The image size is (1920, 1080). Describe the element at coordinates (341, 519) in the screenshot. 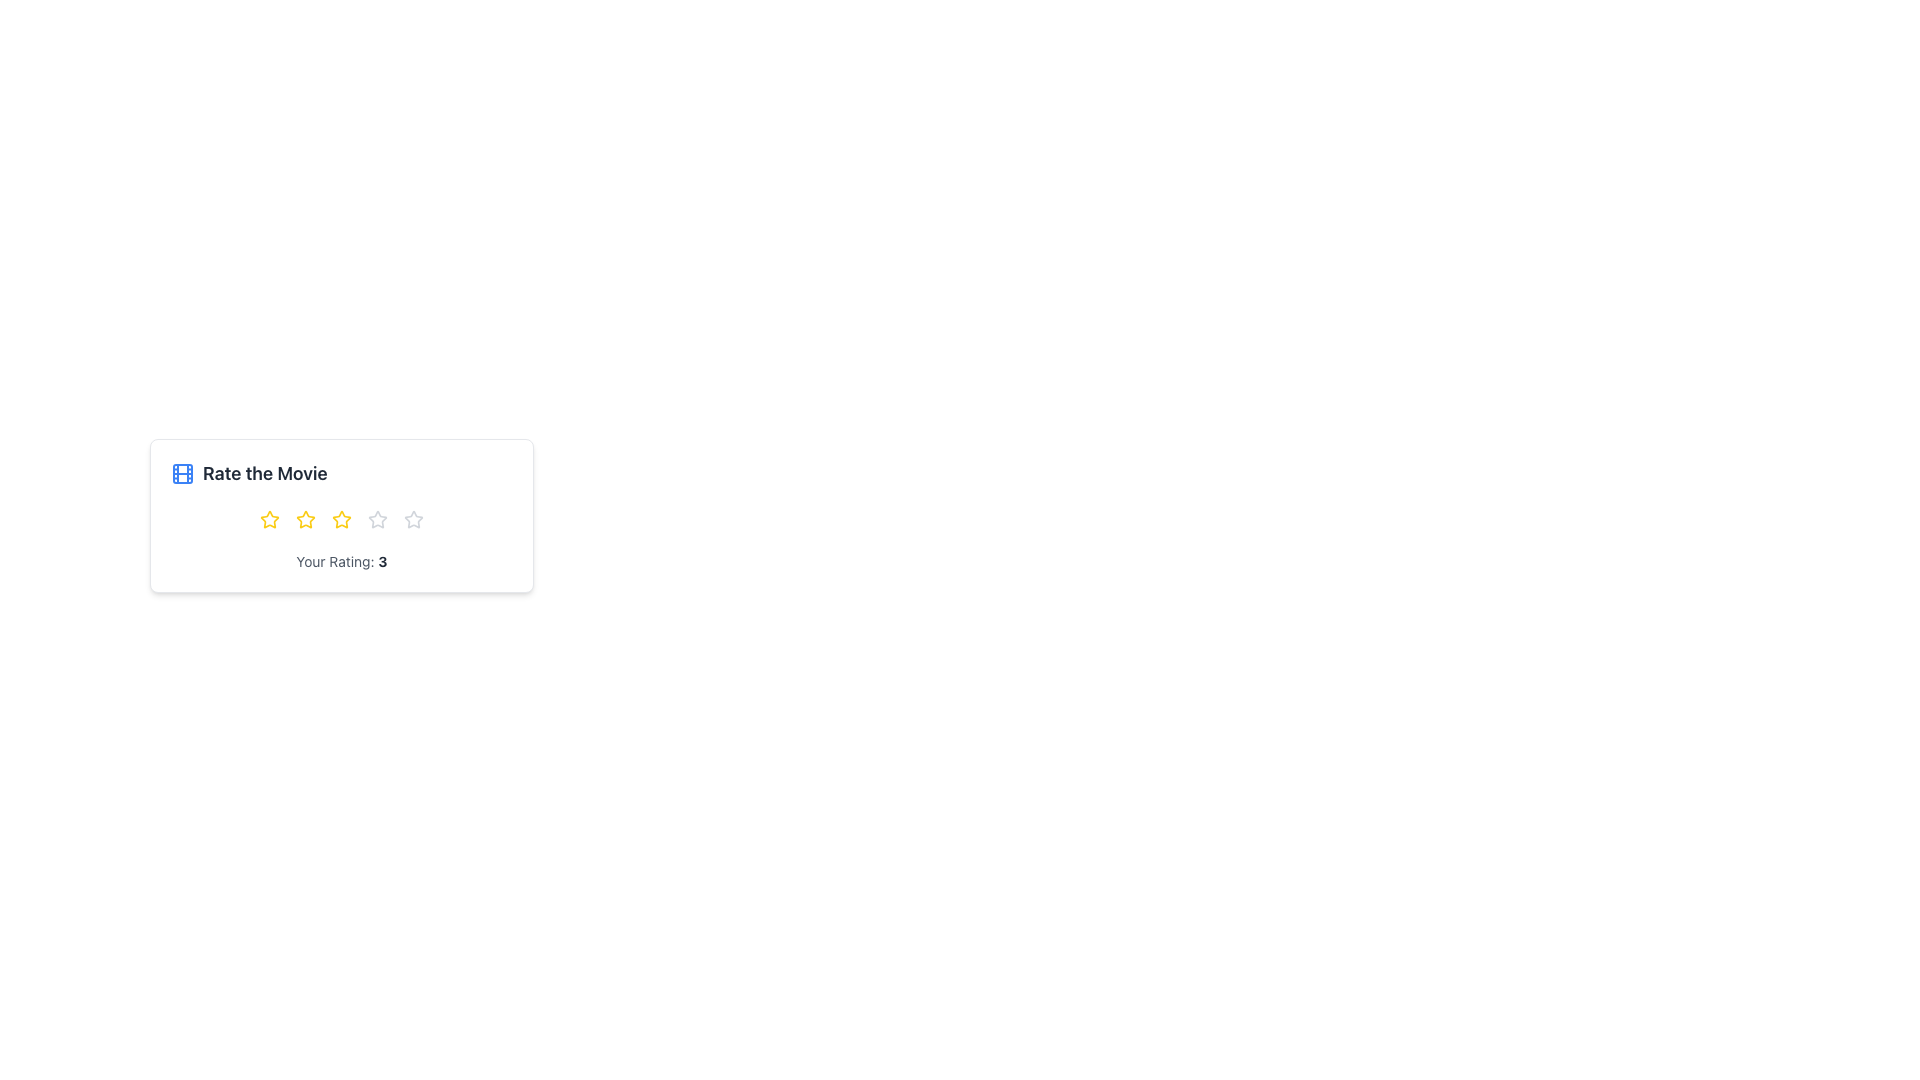

I see `the third star icon in the rating component to set the user's rating to three stars` at that location.